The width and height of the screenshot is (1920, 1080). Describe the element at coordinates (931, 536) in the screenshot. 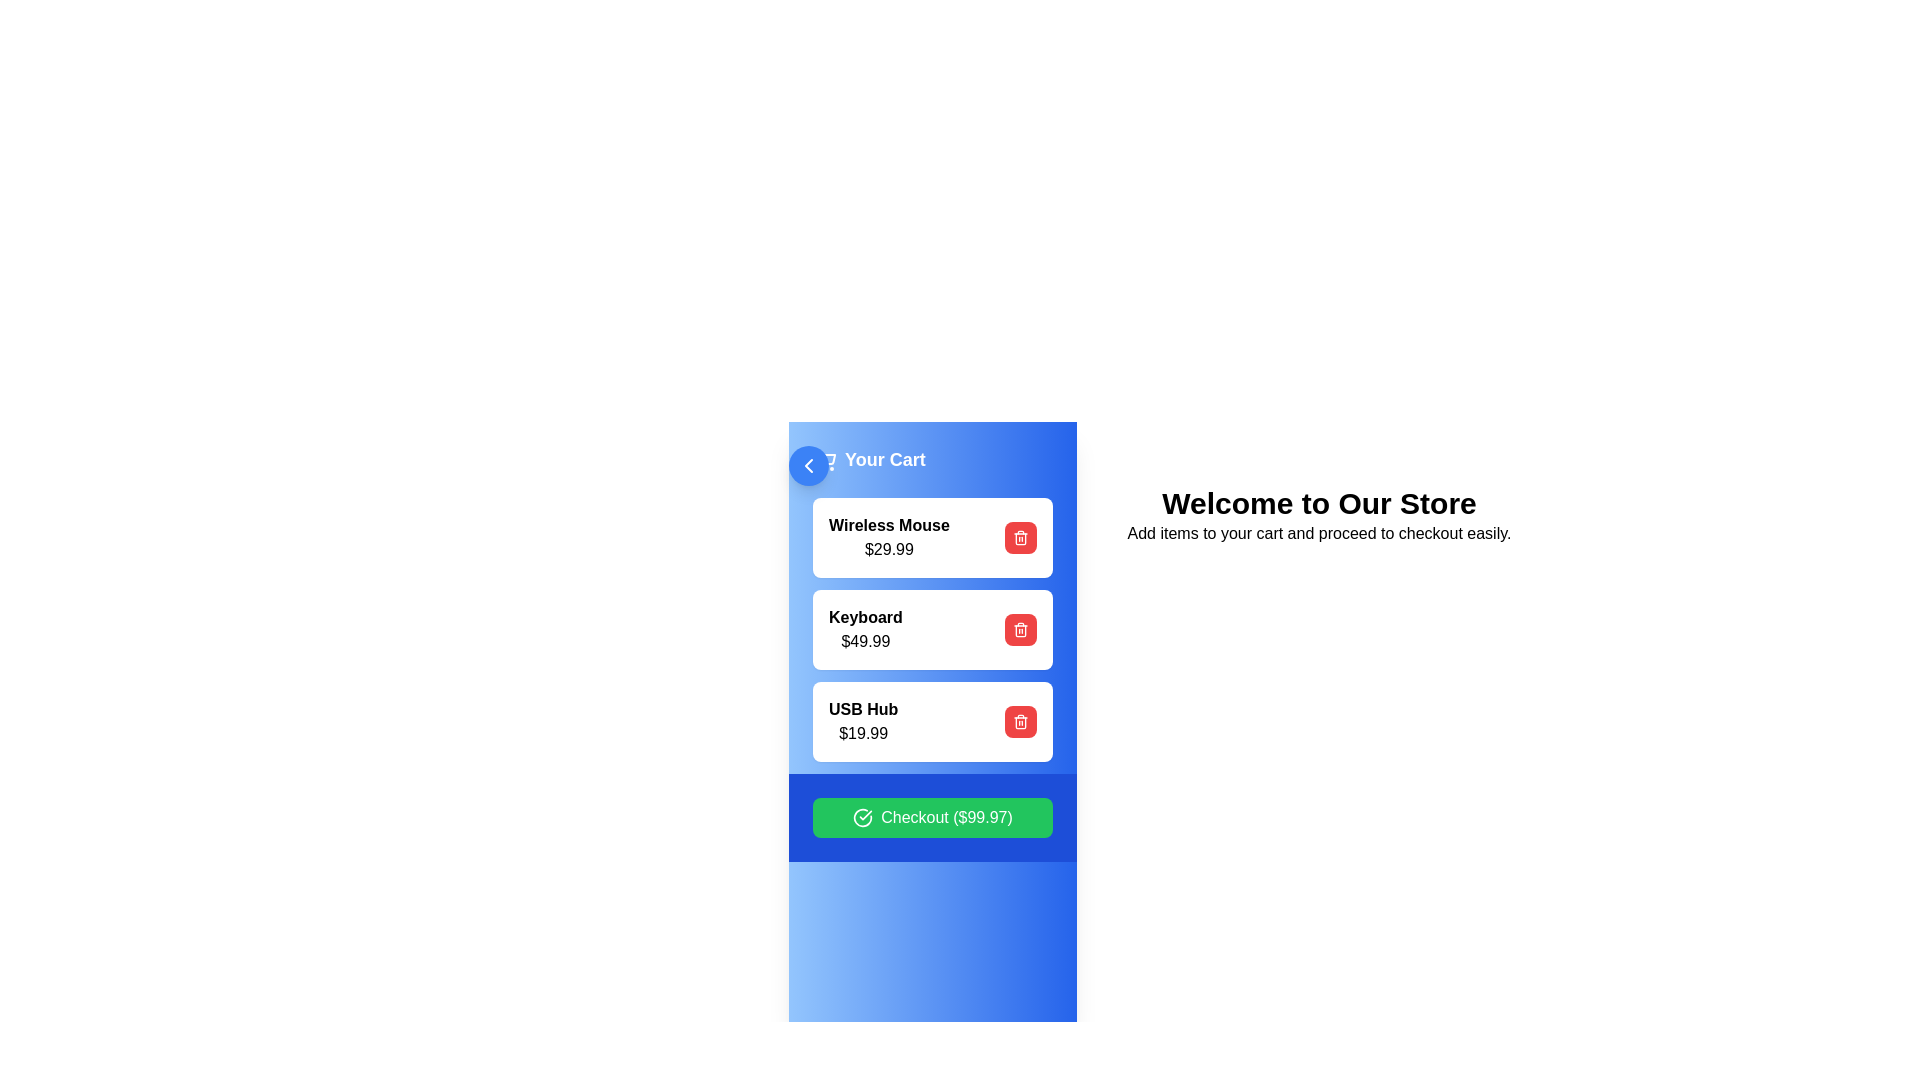

I see `the first Card widget displaying 'Wireless Mouse' priced at '$29.99'` at that location.